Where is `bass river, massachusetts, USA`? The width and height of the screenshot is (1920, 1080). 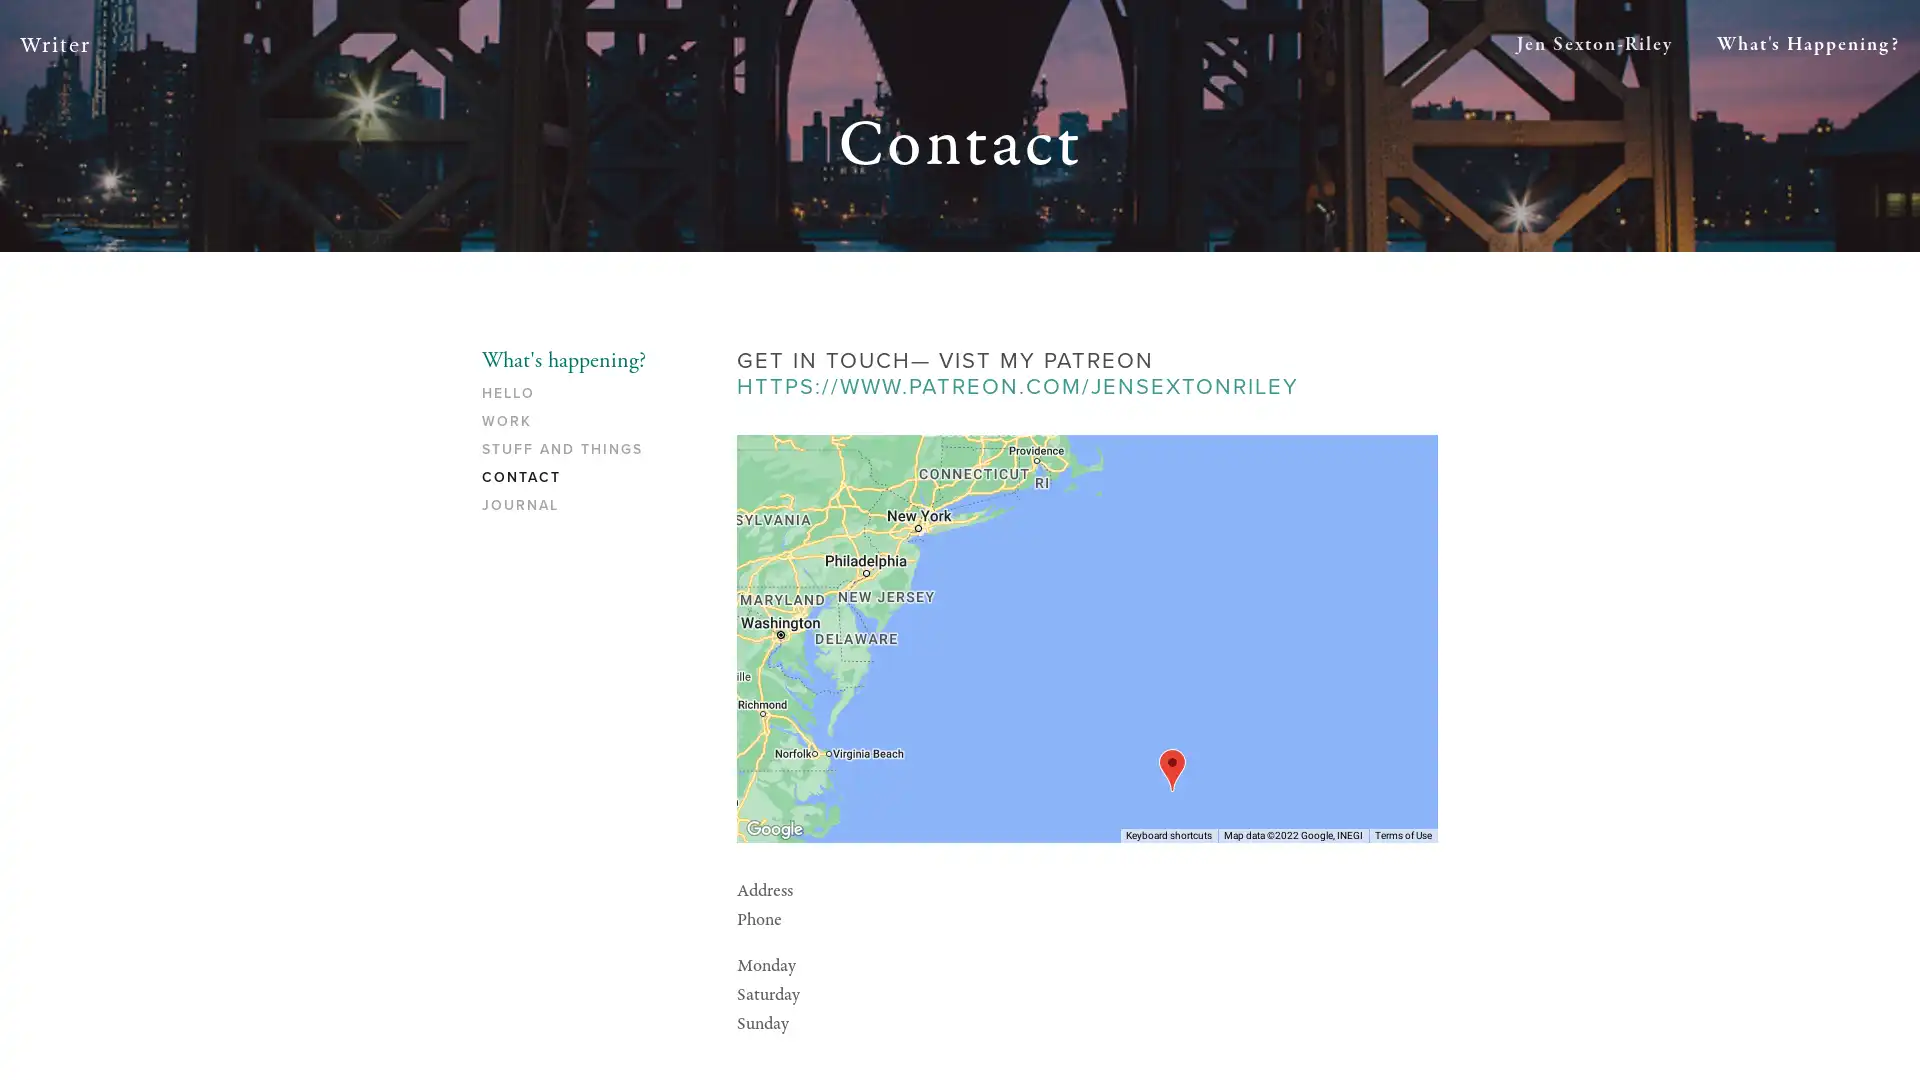
bass river, massachusetts, USA is located at coordinates (1171, 768).